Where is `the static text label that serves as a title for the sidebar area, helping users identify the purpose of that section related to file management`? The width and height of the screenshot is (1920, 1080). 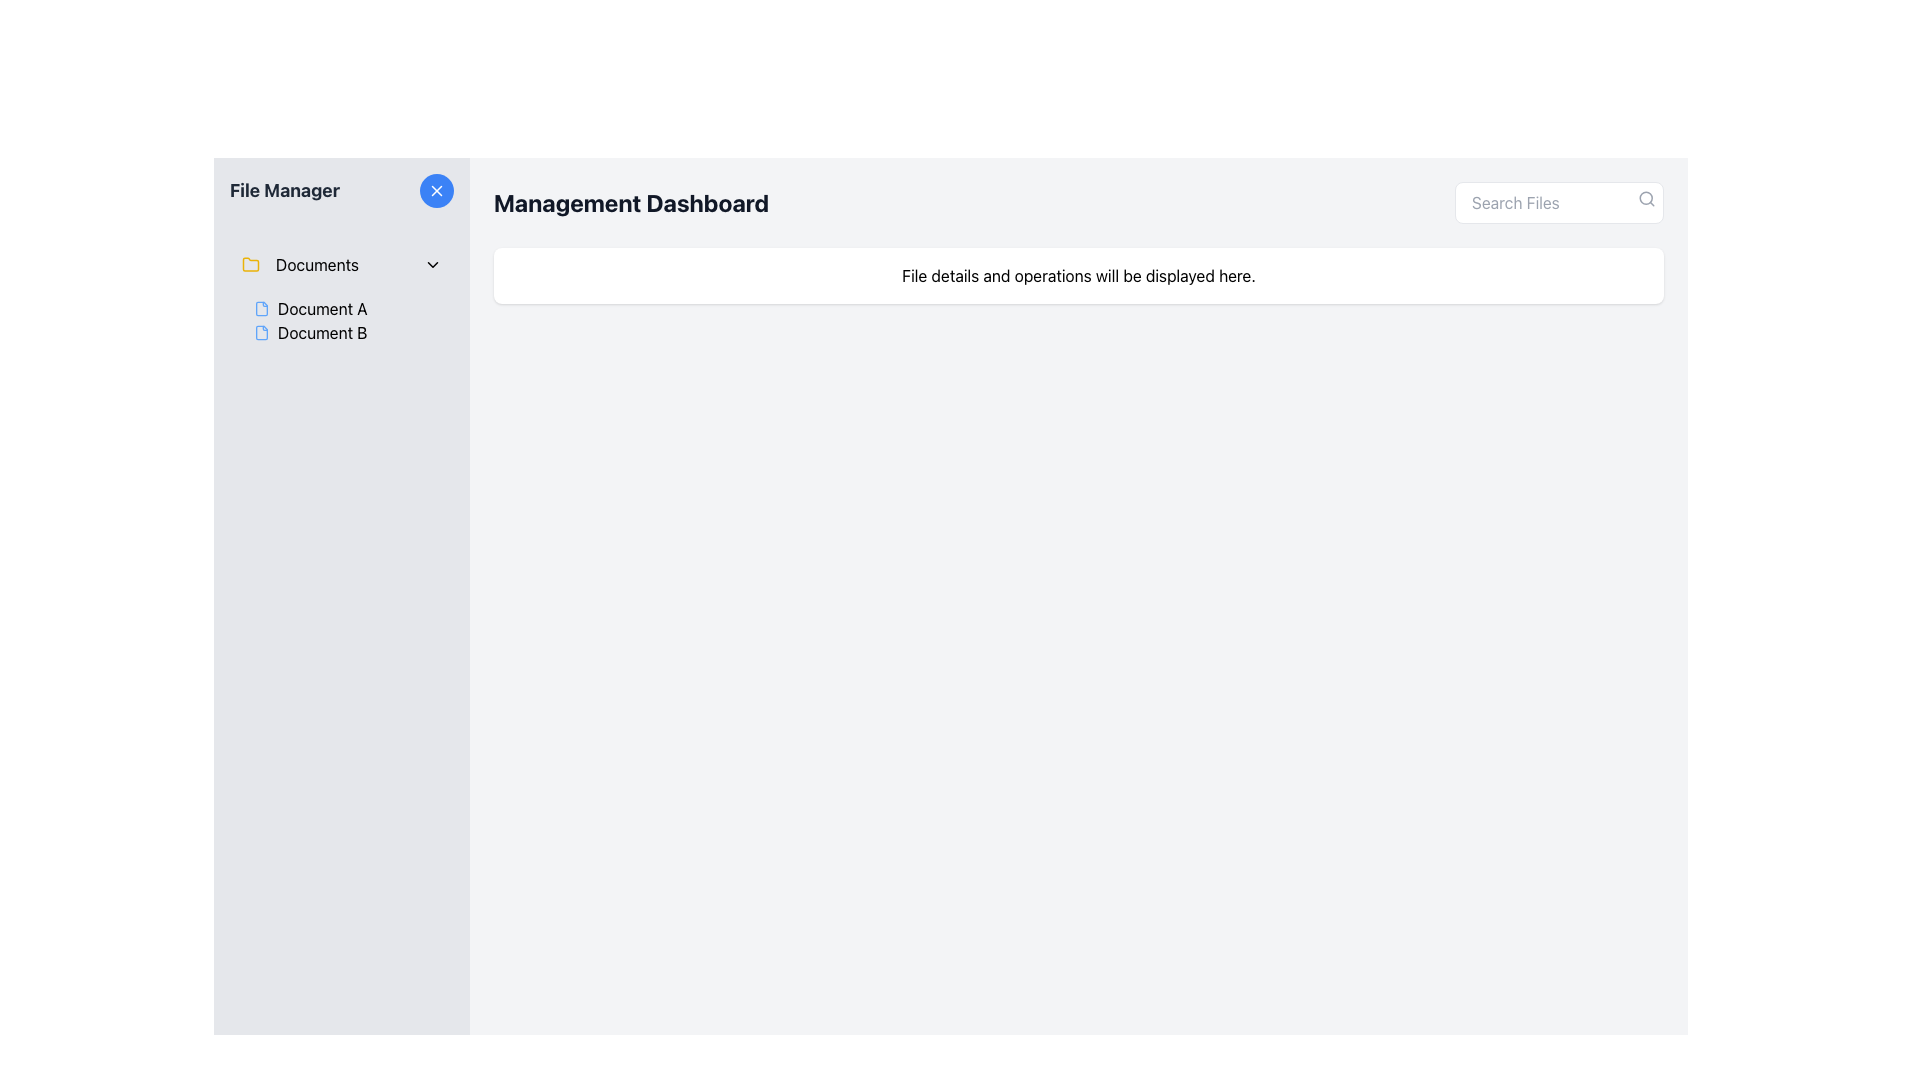 the static text label that serves as a title for the sidebar area, helping users identify the purpose of that section related to file management is located at coordinates (283, 191).